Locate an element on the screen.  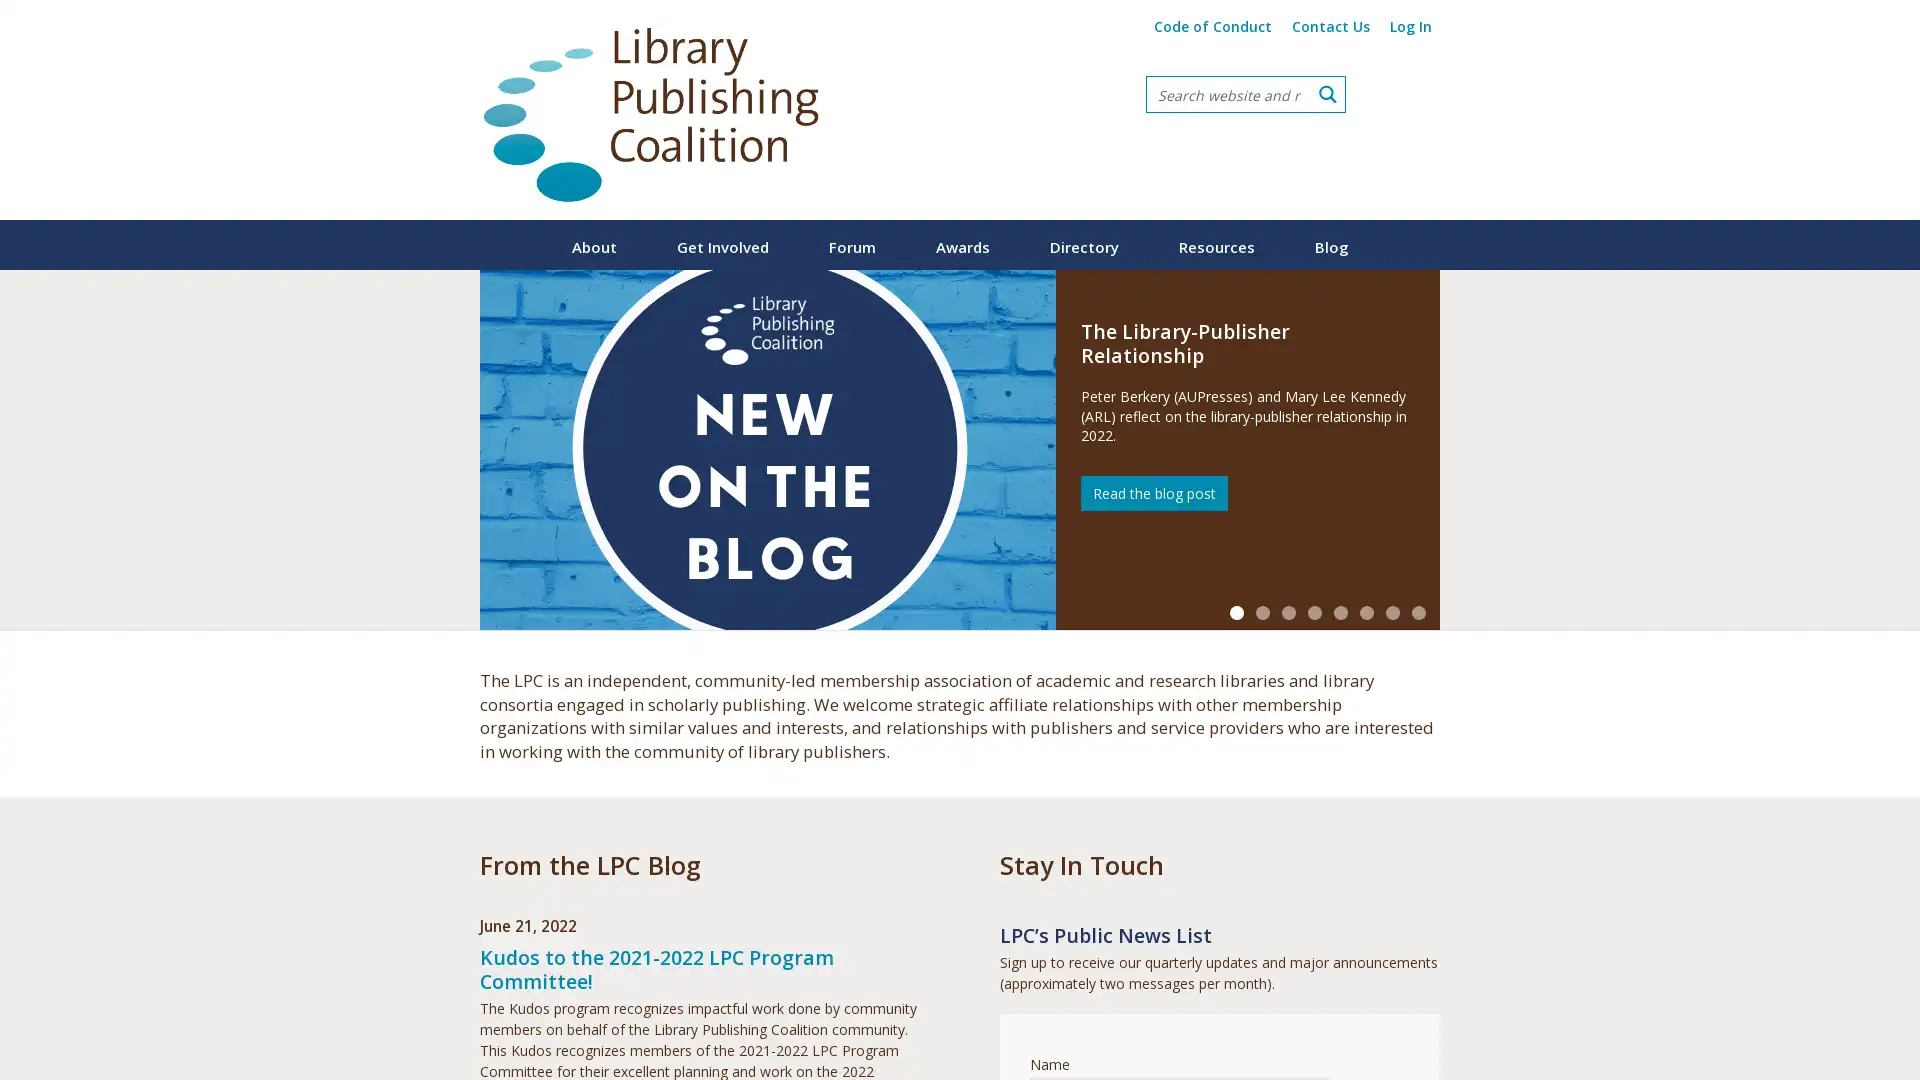
Go to slide 1 is located at coordinates (1236, 612).